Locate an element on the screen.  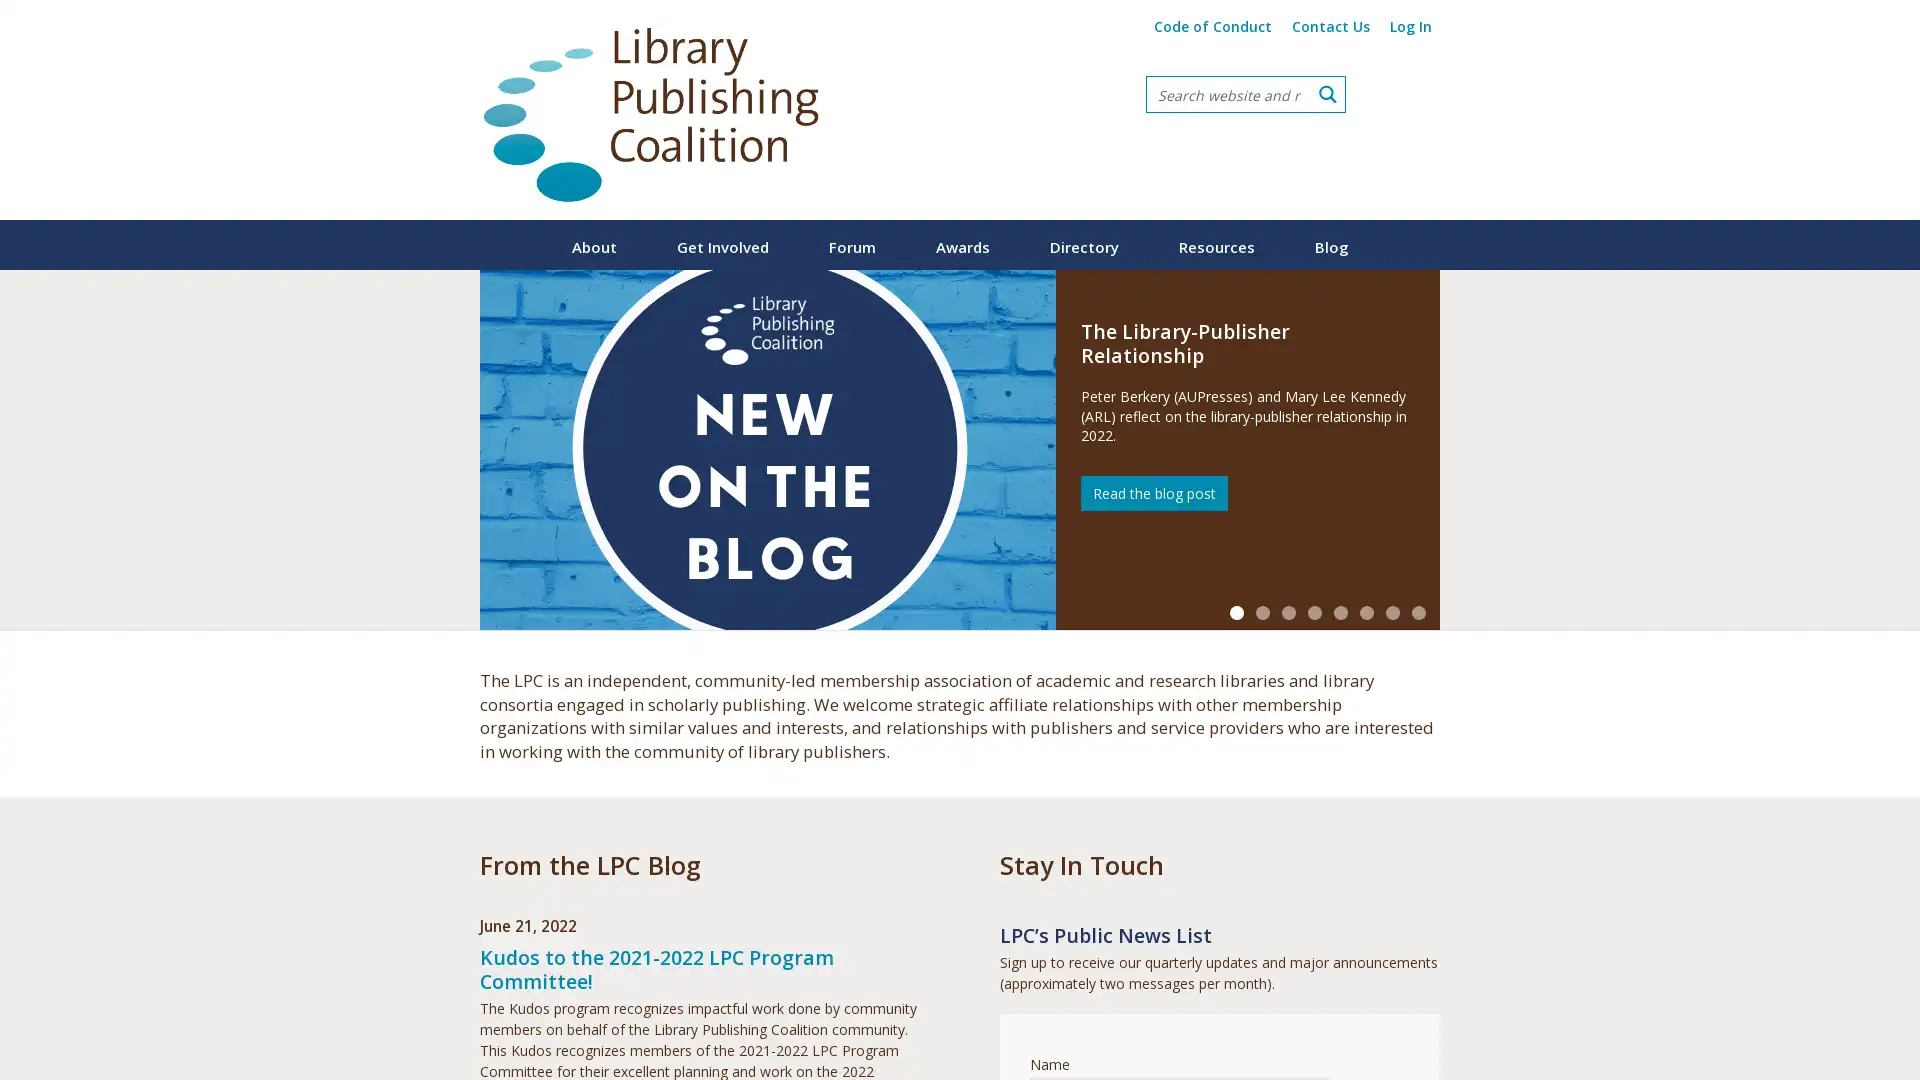
Go to slide 1 is located at coordinates (1236, 612).